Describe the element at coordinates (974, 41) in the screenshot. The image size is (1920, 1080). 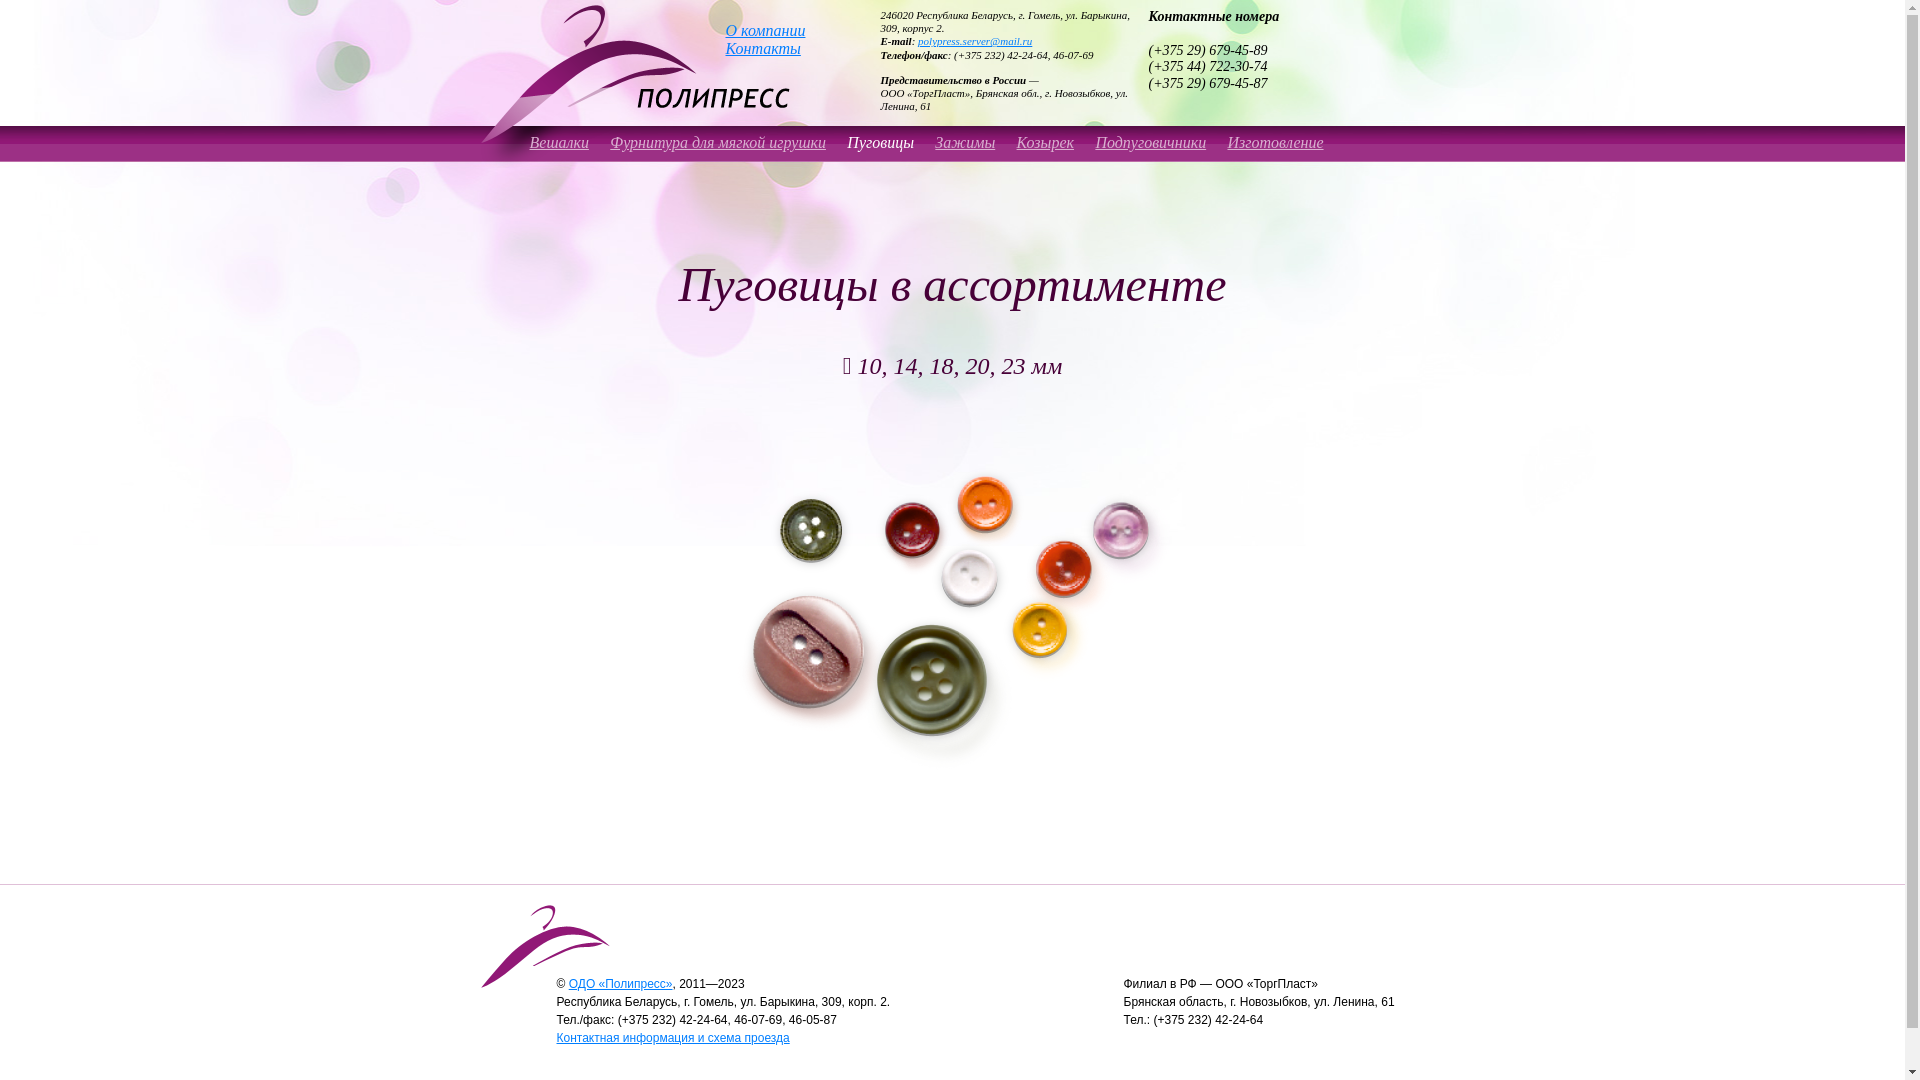
I see `'polypress.server@mail.ru'` at that location.